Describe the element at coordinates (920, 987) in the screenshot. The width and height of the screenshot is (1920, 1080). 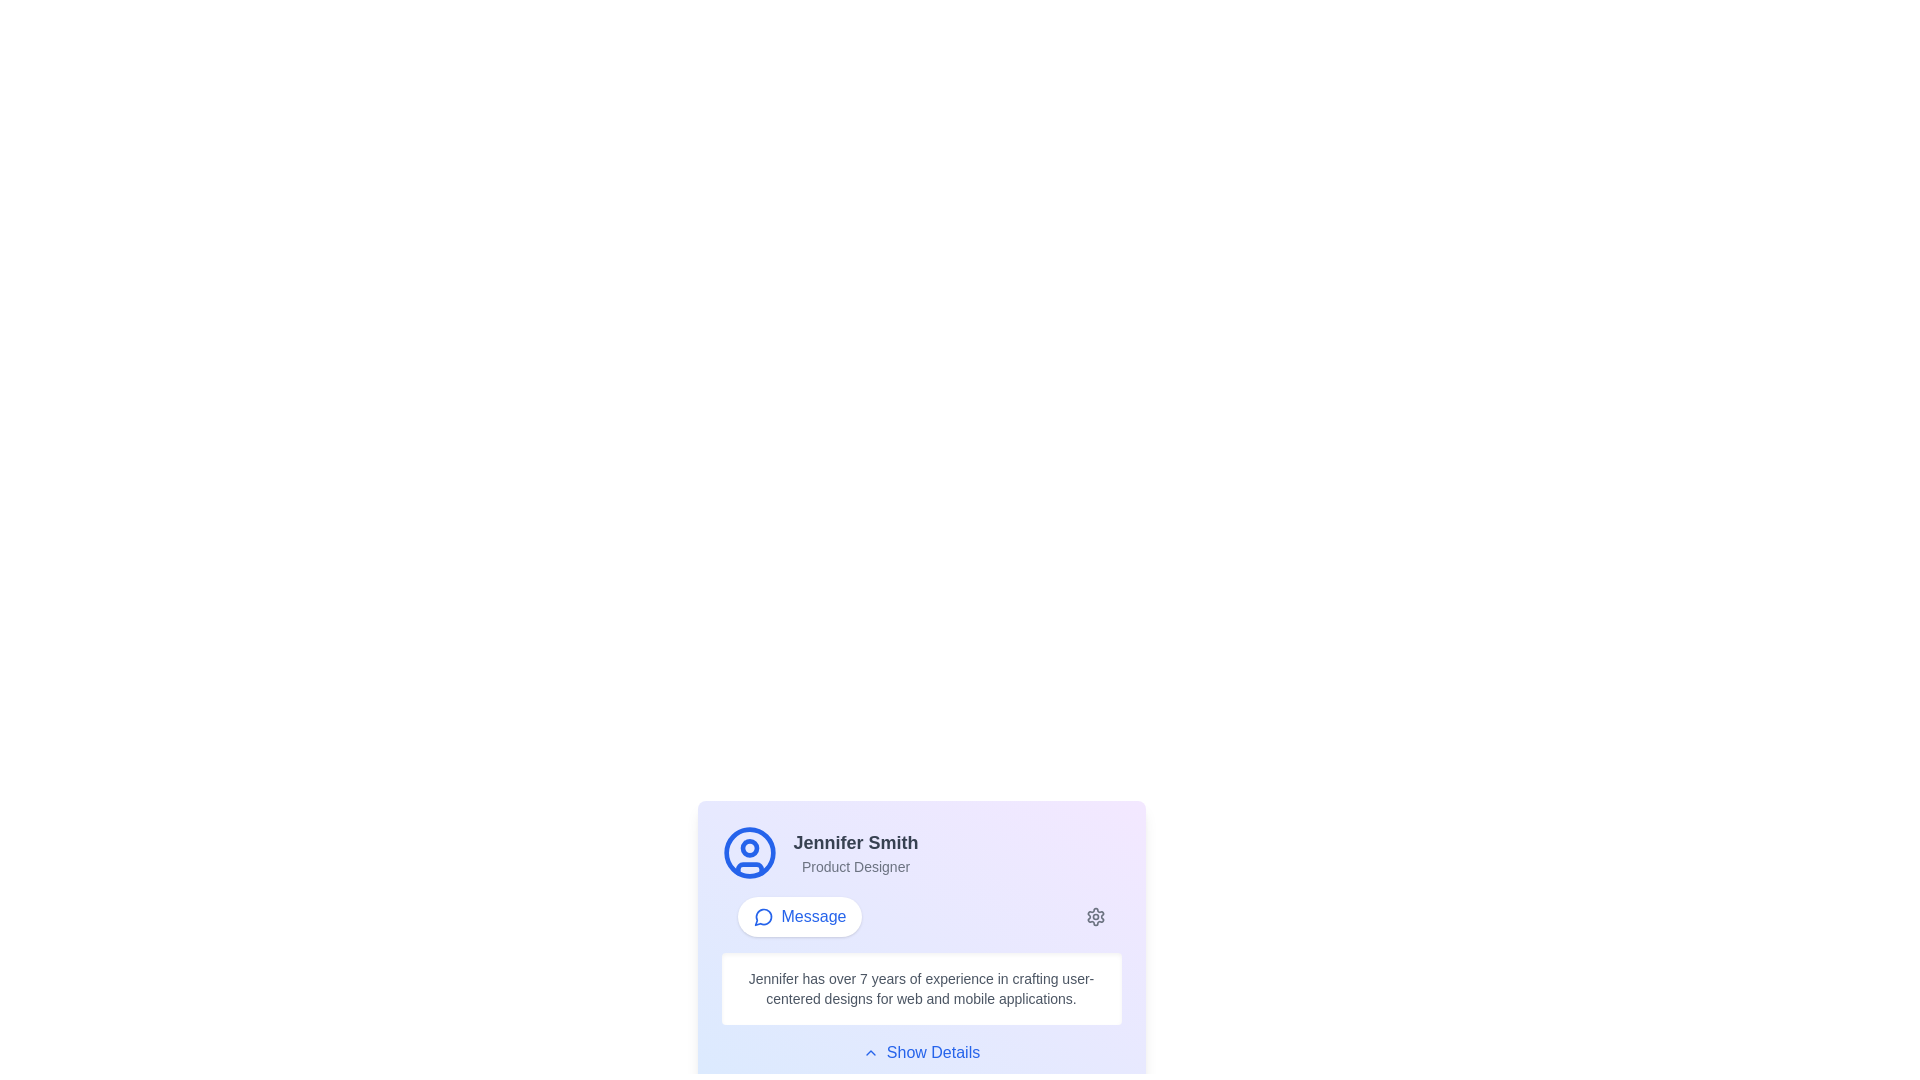
I see `text block containing Jennifer's professional expertise, which is located at the bottom of the main profile card, below the 'Message' button and above the 'Show Details' link` at that location.